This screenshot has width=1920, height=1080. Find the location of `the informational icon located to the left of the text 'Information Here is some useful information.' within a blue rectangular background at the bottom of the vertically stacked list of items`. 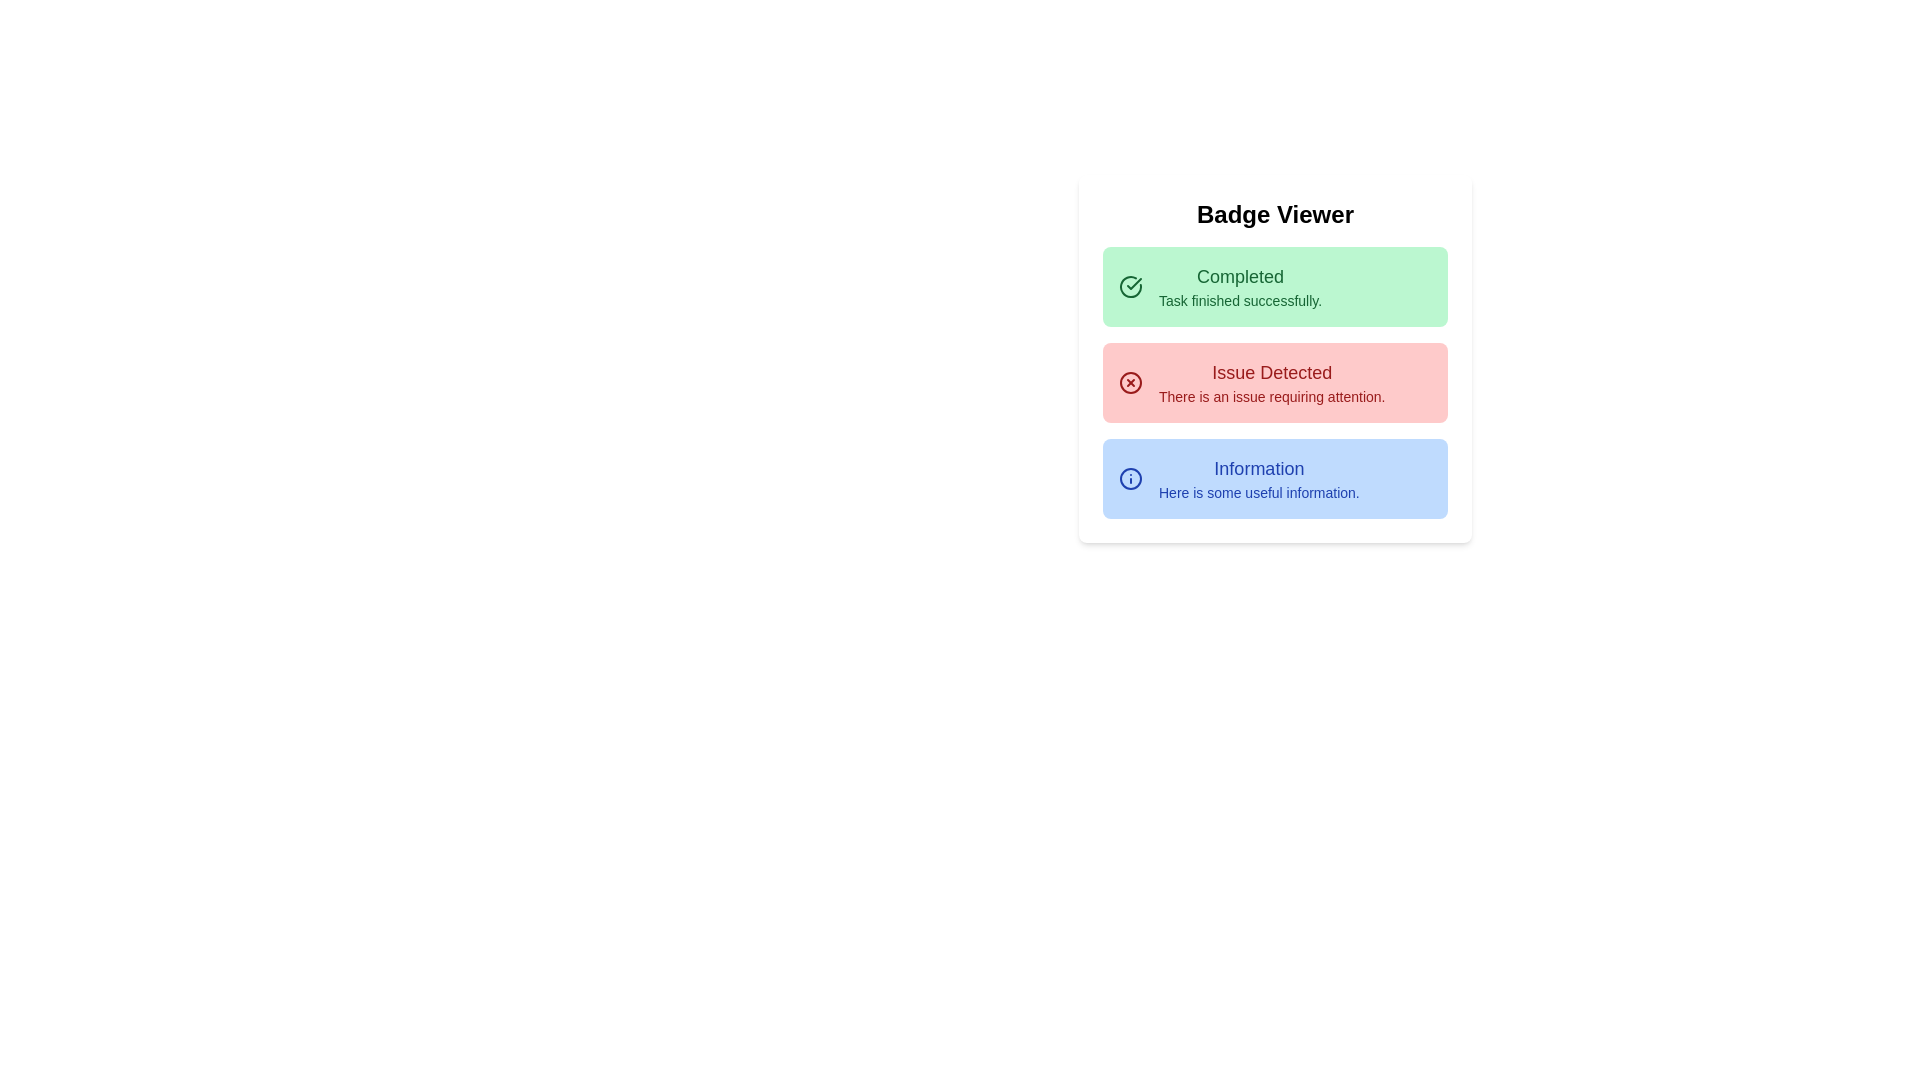

the informational icon located to the left of the text 'Information Here is some useful information.' within a blue rectangular background at the bottom of the vertically stacked list of items is located at coordinates (1131, 478).